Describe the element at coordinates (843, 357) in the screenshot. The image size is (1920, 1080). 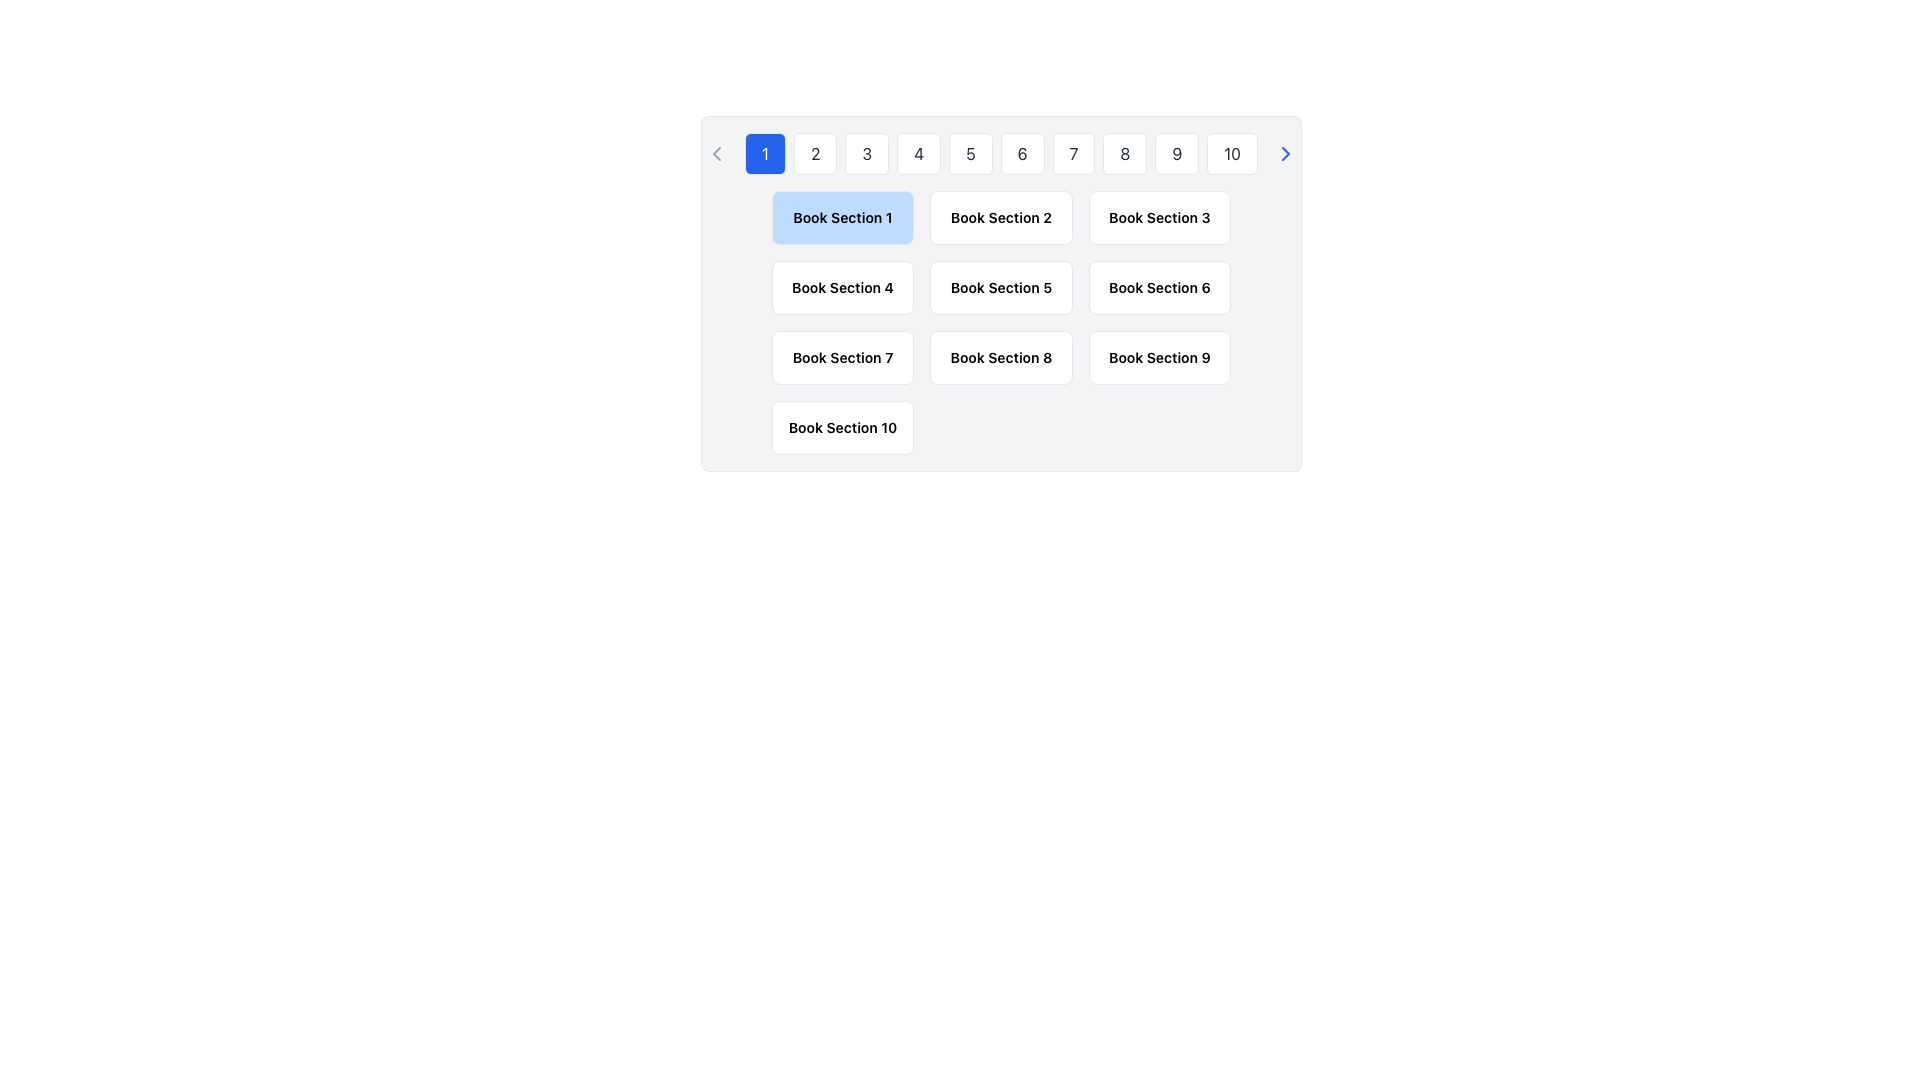
I see `the 'Book Section 7' text label, which is styled in a bold and smaller font, located in the second row and first column of a grid layout` at that location.